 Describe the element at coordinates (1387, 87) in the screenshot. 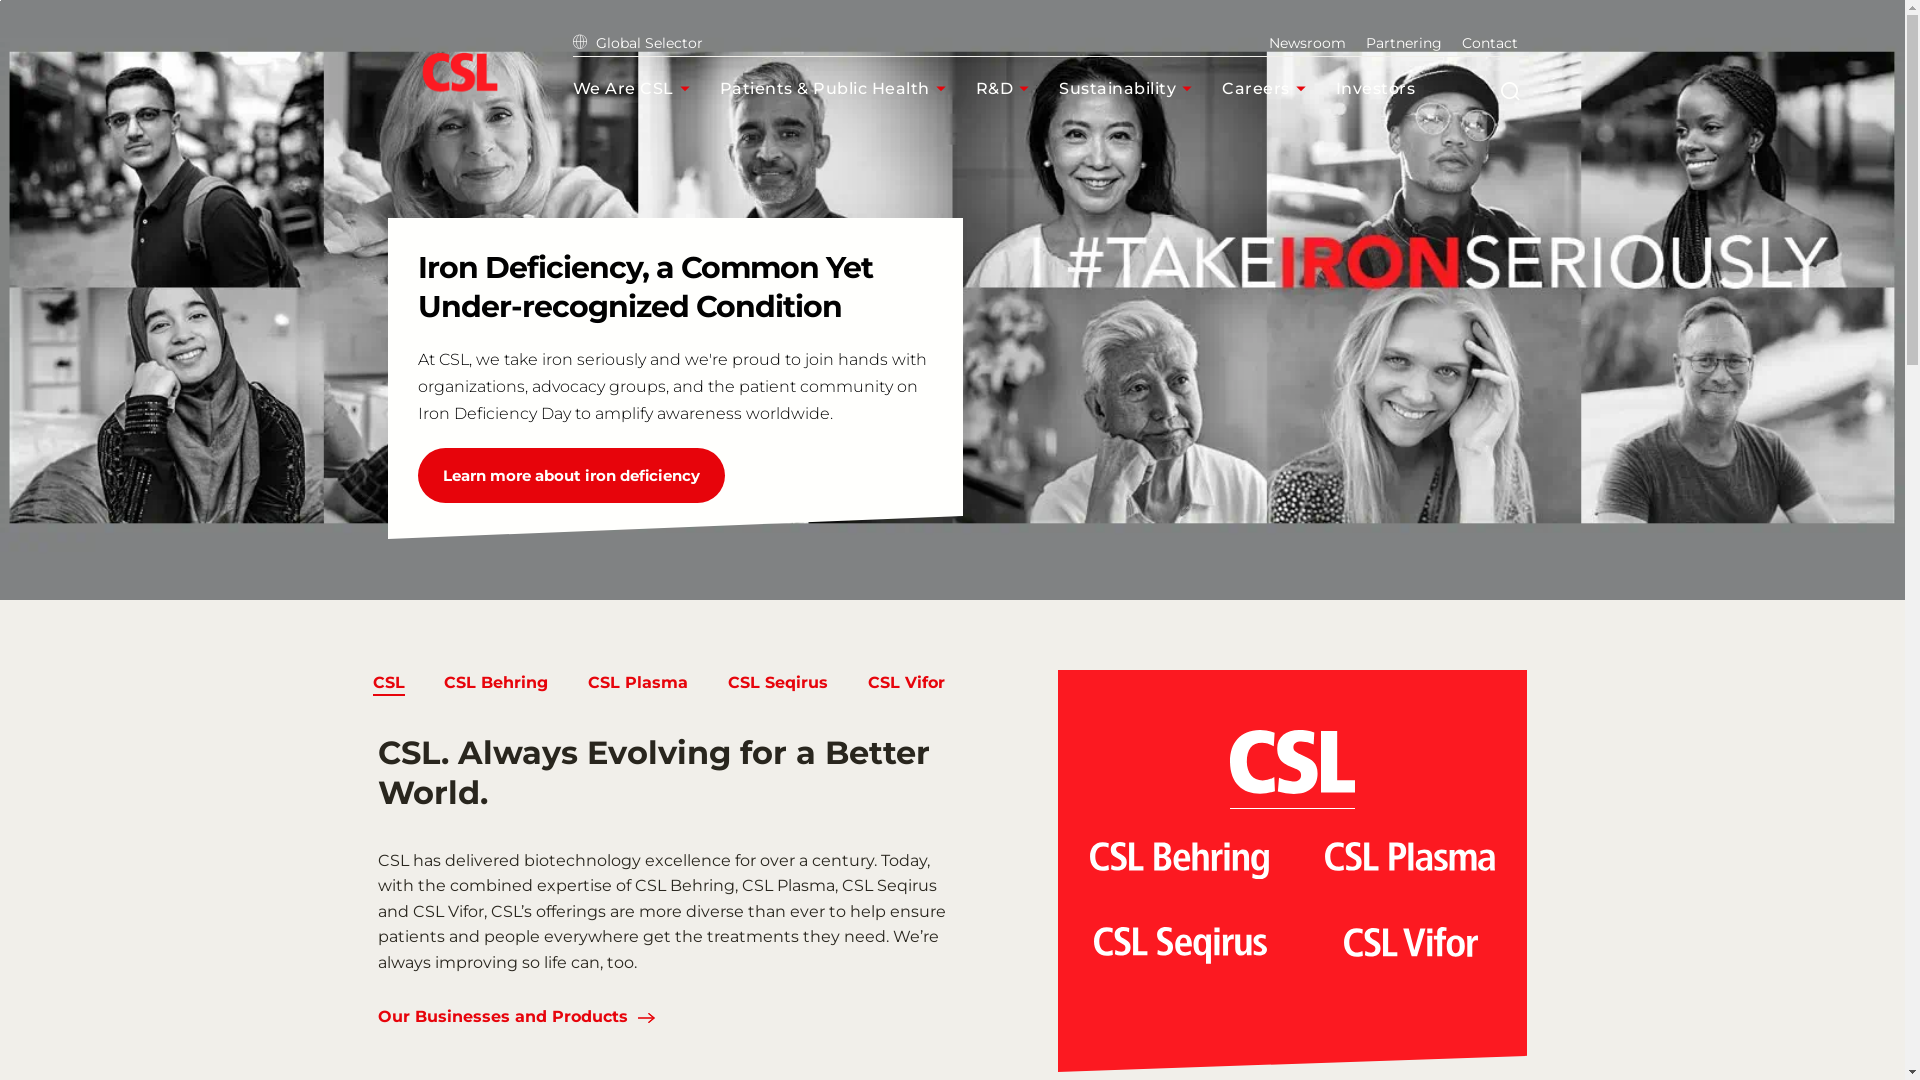

I see `'Investors'` at that location.